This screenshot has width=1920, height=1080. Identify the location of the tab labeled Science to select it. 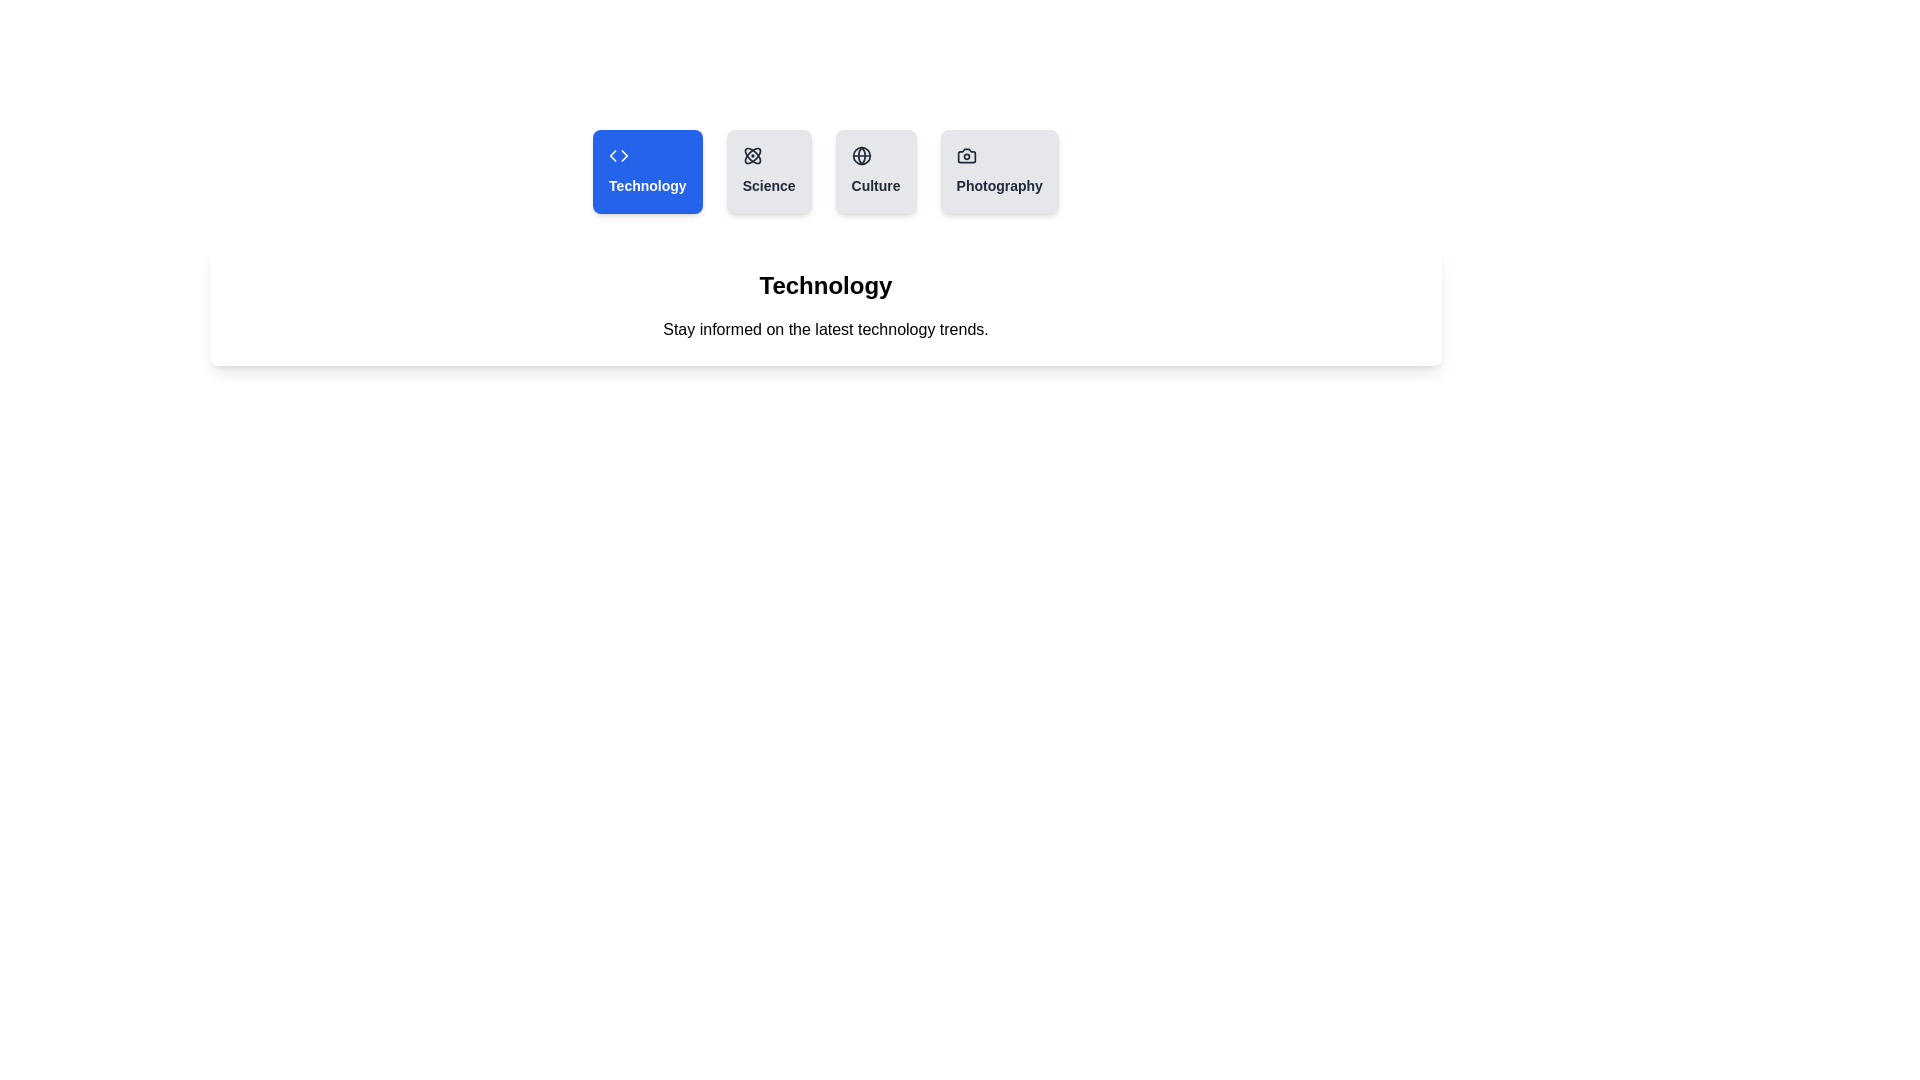
(768, 171).